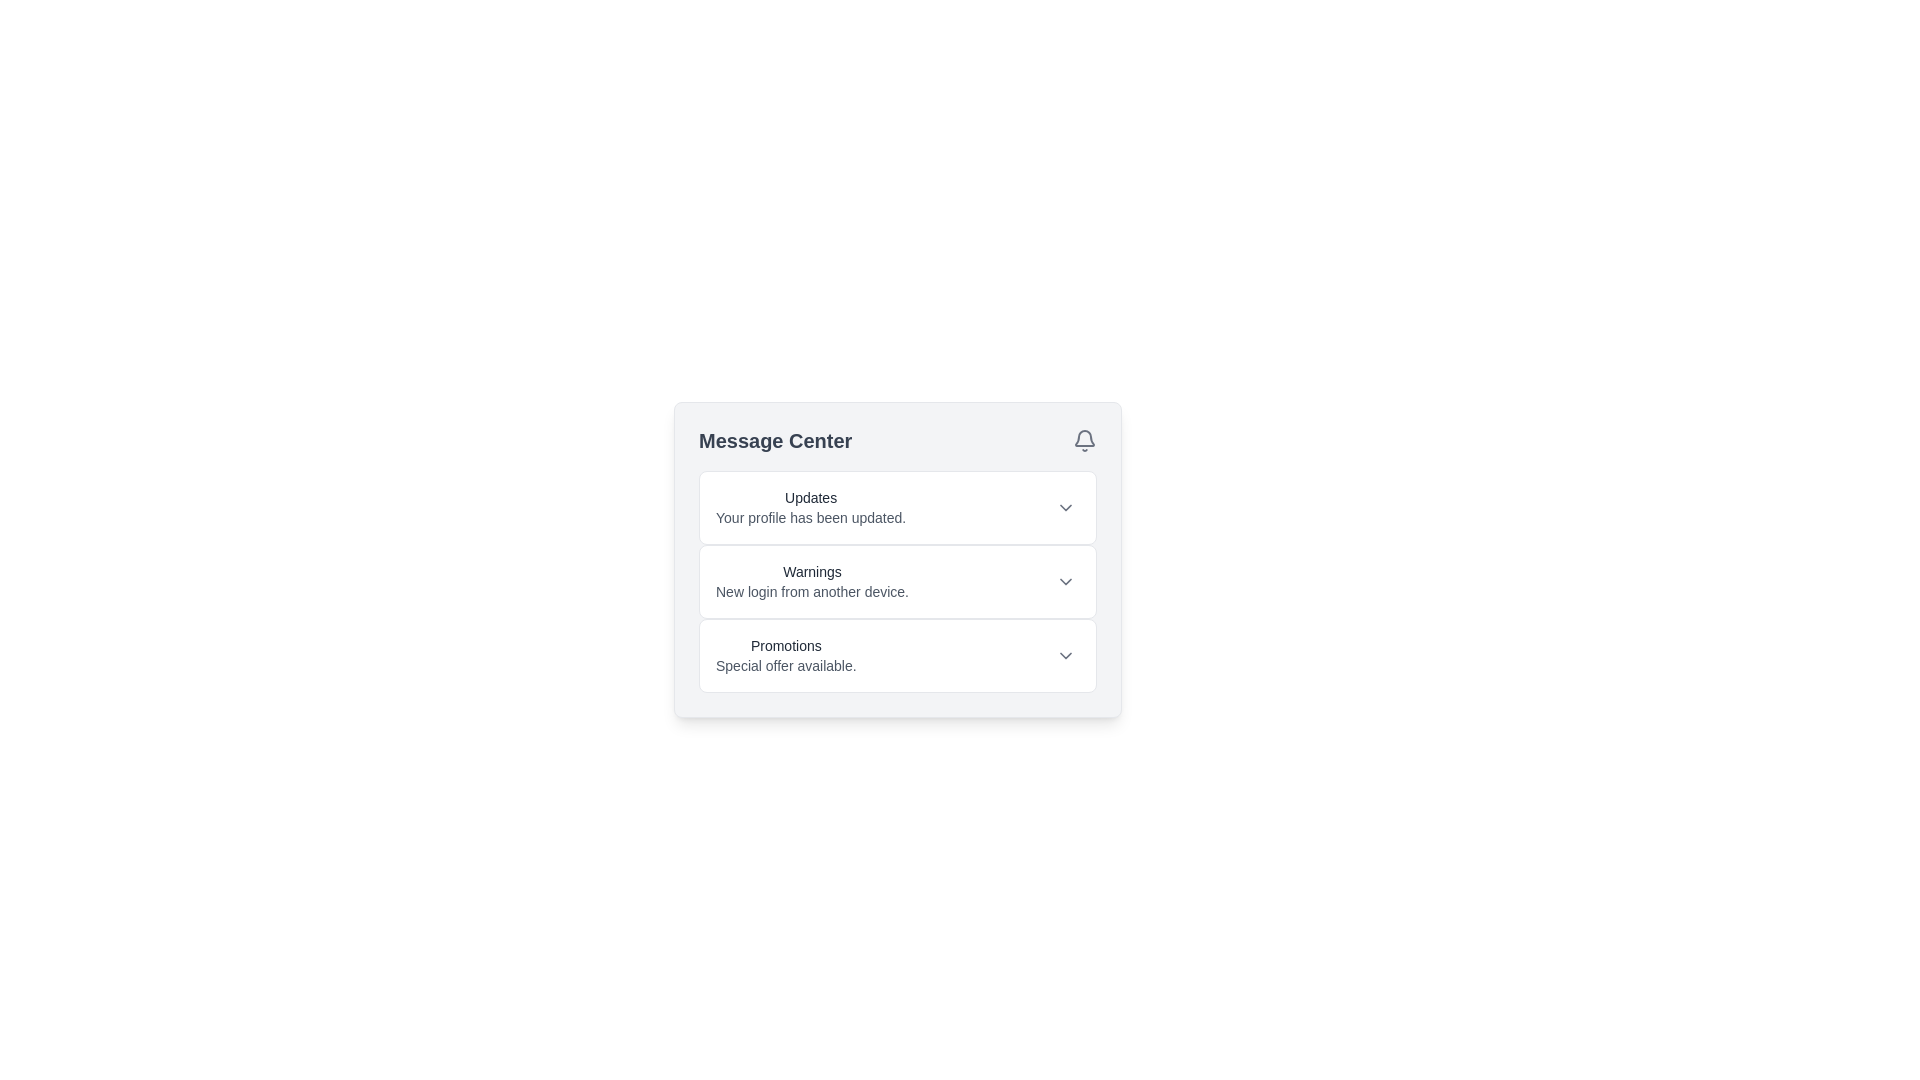 The height and width of the screenshot is (1080, 1920). Describe the element at coordinates (812, 590) in the screenshot. I see `the static text element that reads 'New login from another device.', located below the 'Warnings' title in the Message Center panel` at that location.